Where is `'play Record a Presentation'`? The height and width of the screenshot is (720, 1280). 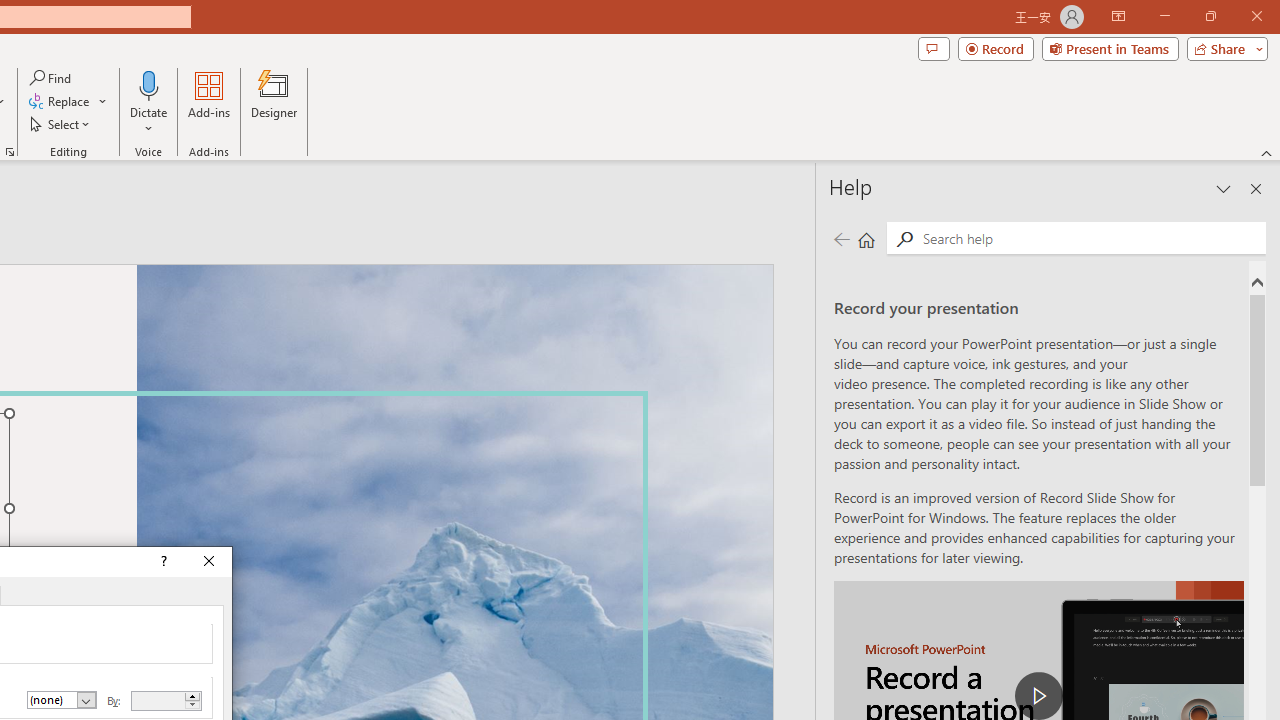 'play Record a Presentation' is located at coordinates (1038, 694).